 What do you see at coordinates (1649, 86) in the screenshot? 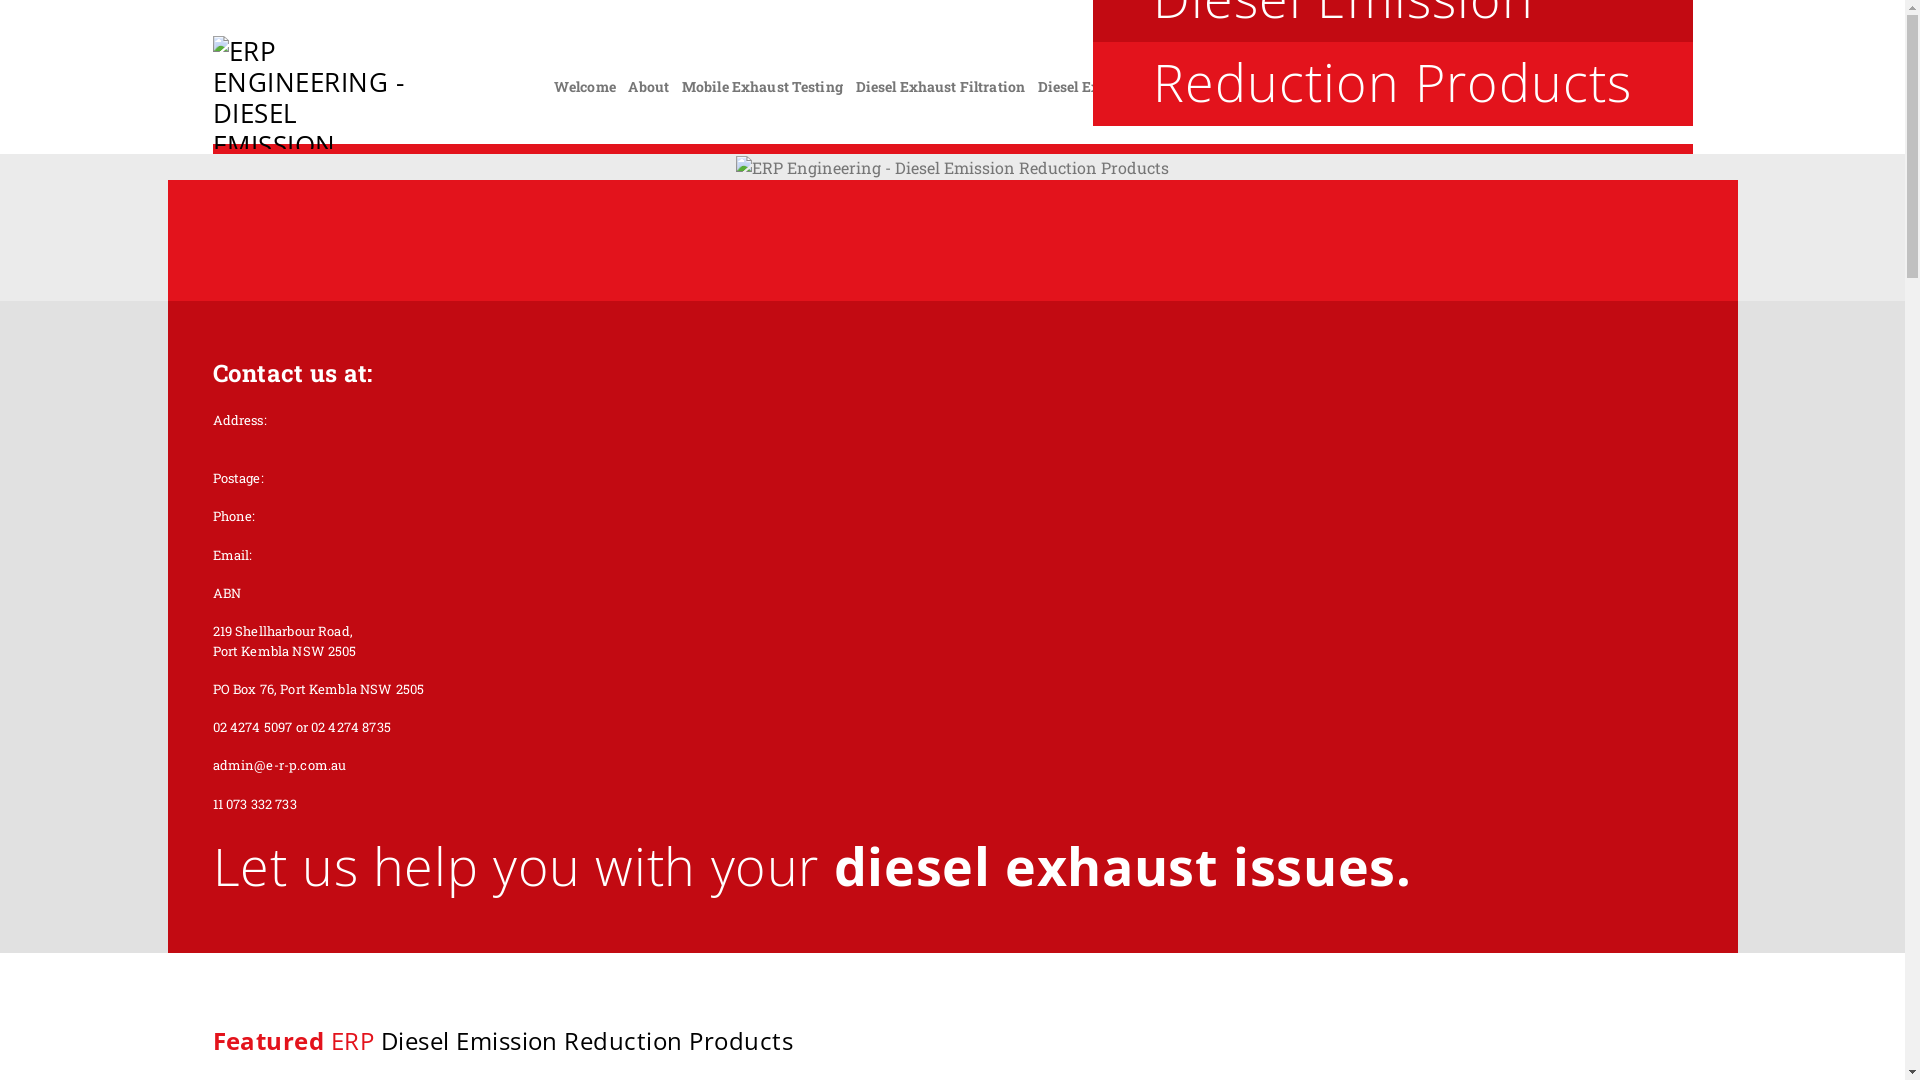
I see `'Contact Us'` at bounding box center [1649, 86].